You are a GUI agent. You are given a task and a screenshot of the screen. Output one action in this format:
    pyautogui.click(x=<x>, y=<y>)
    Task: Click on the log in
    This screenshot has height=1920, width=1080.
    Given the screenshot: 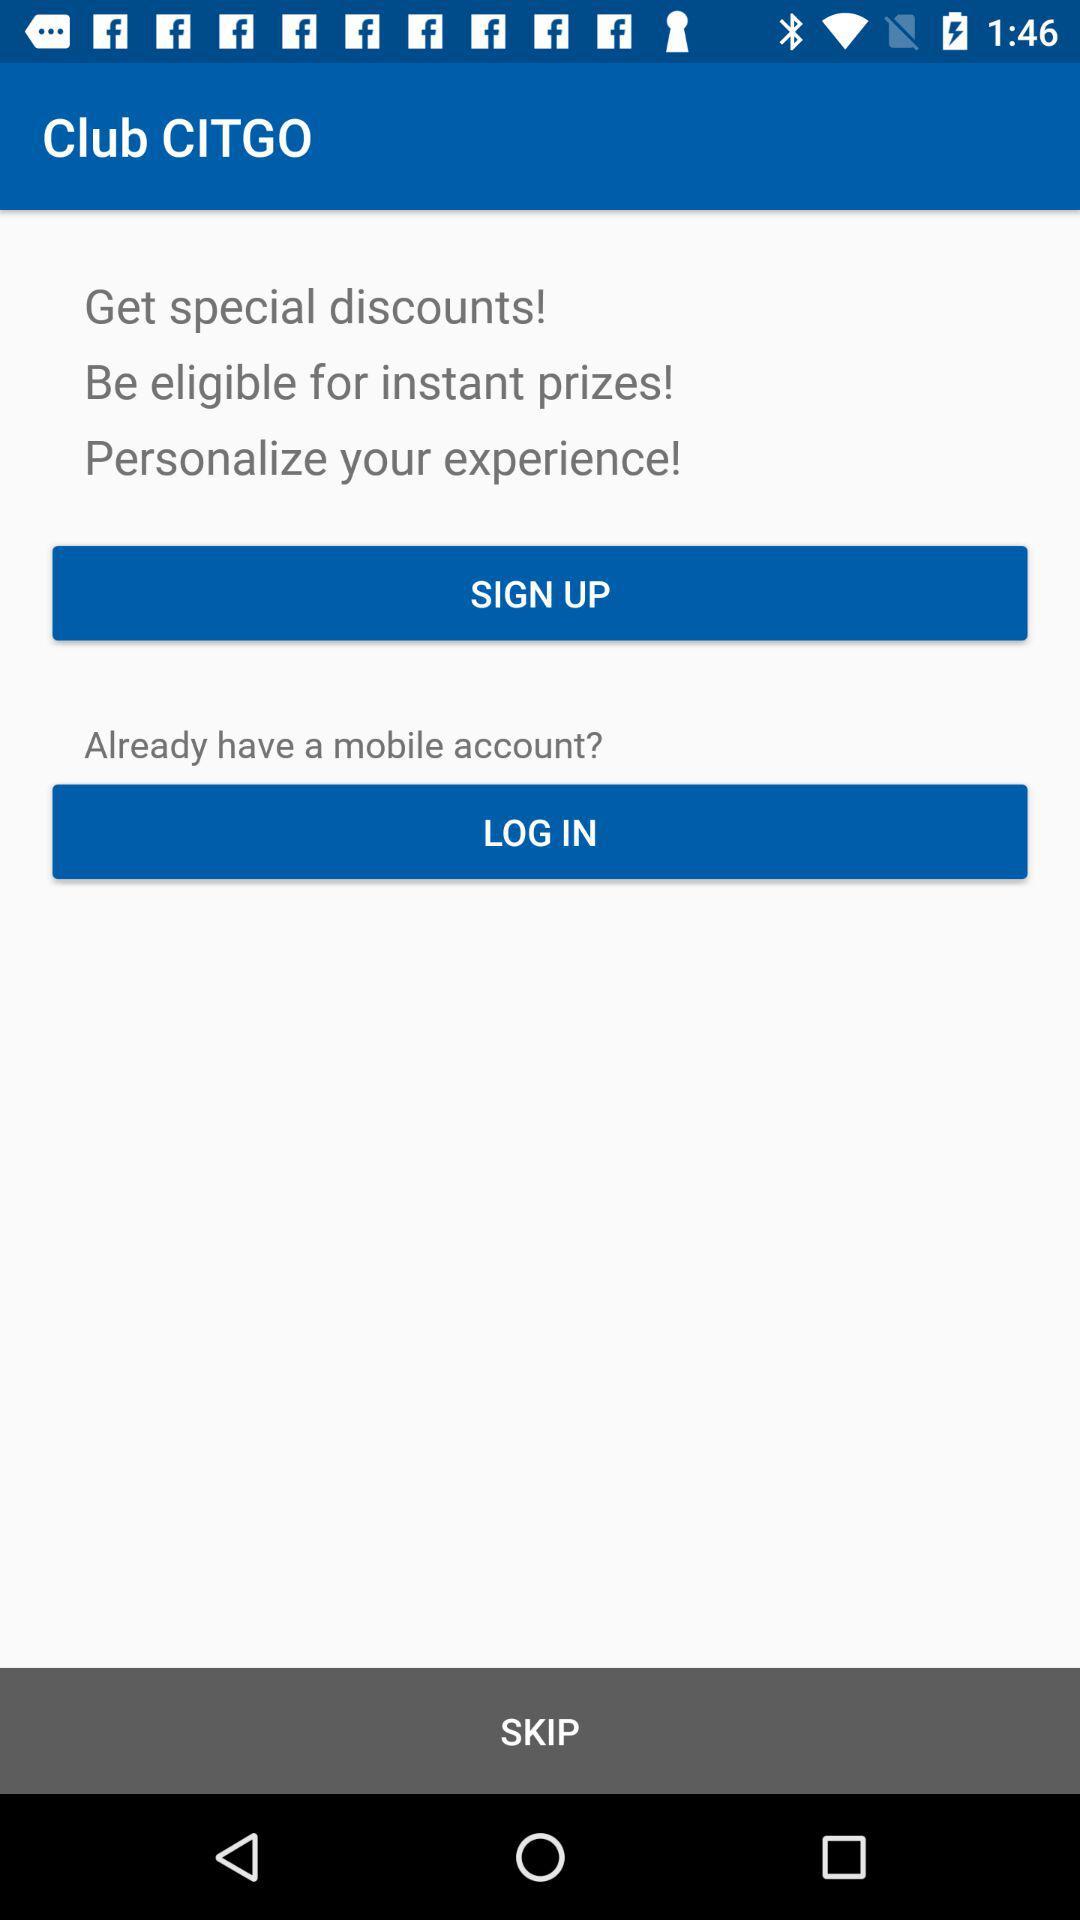 What is the action you would take?
    pyautogui.click(x=540, y=831)
    